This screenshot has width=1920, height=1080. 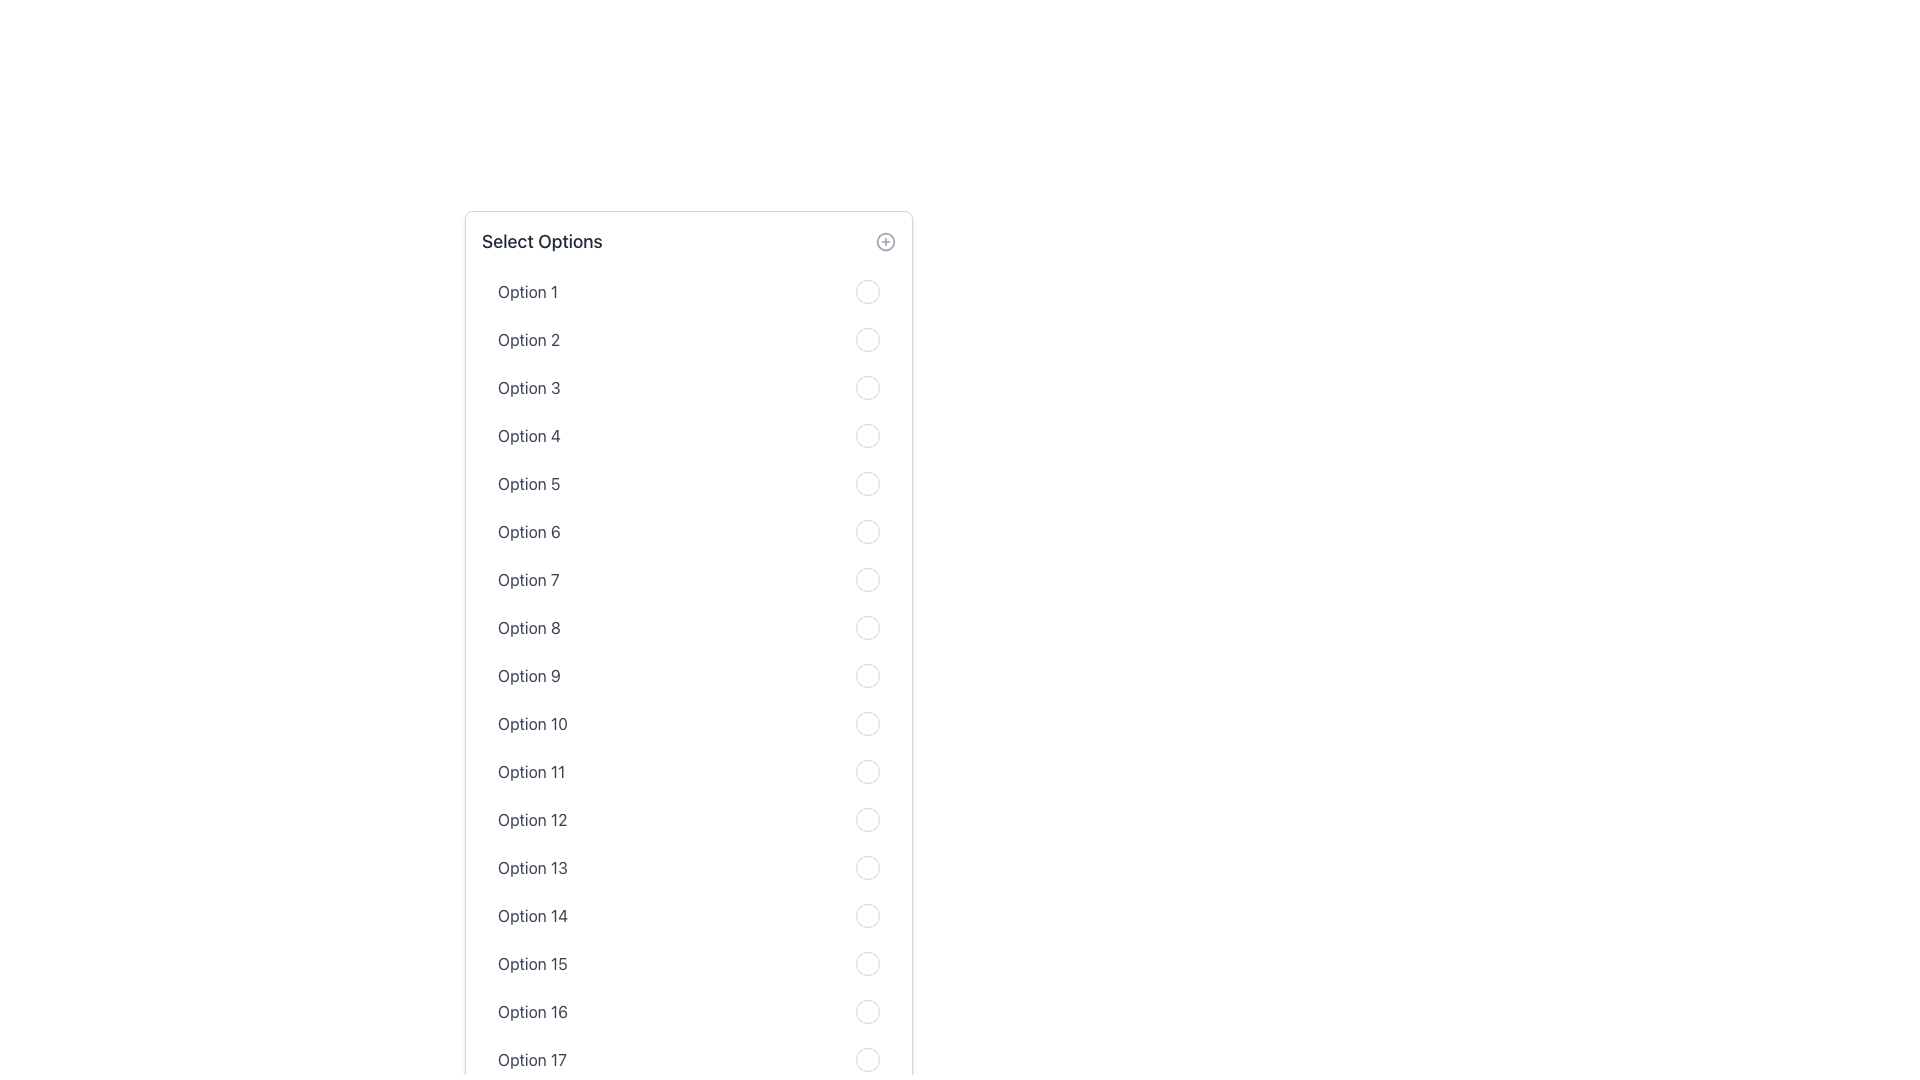 What do you see at coordinates (868, 434) in the screenshot?
I see `the radio button labeled 'Option 4'` at bounding box center [868, 434].